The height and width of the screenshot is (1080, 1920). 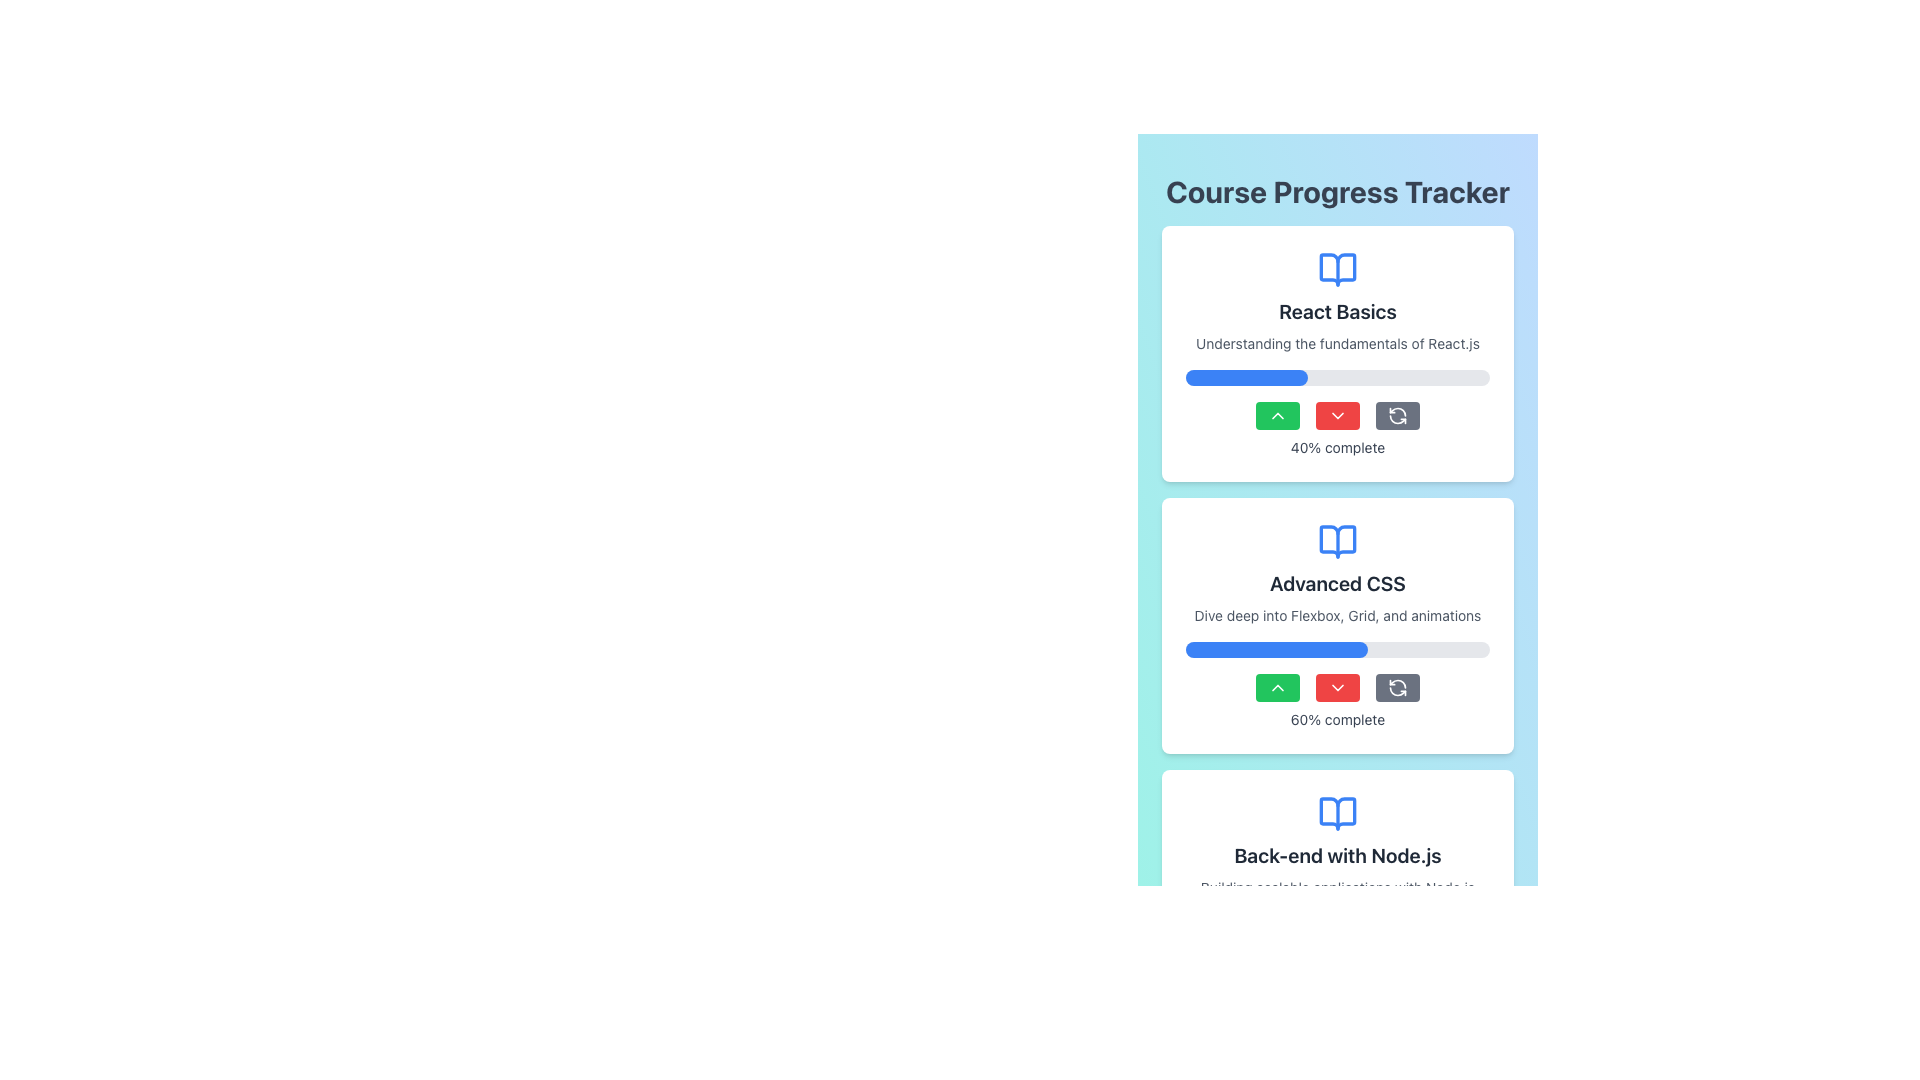 I want to click on the Progress indicator (progress bar) that shows 60% completion within the 'Advanced CSS' course card, located below the course description and above the control buttons, so click(x=1338, y=650).